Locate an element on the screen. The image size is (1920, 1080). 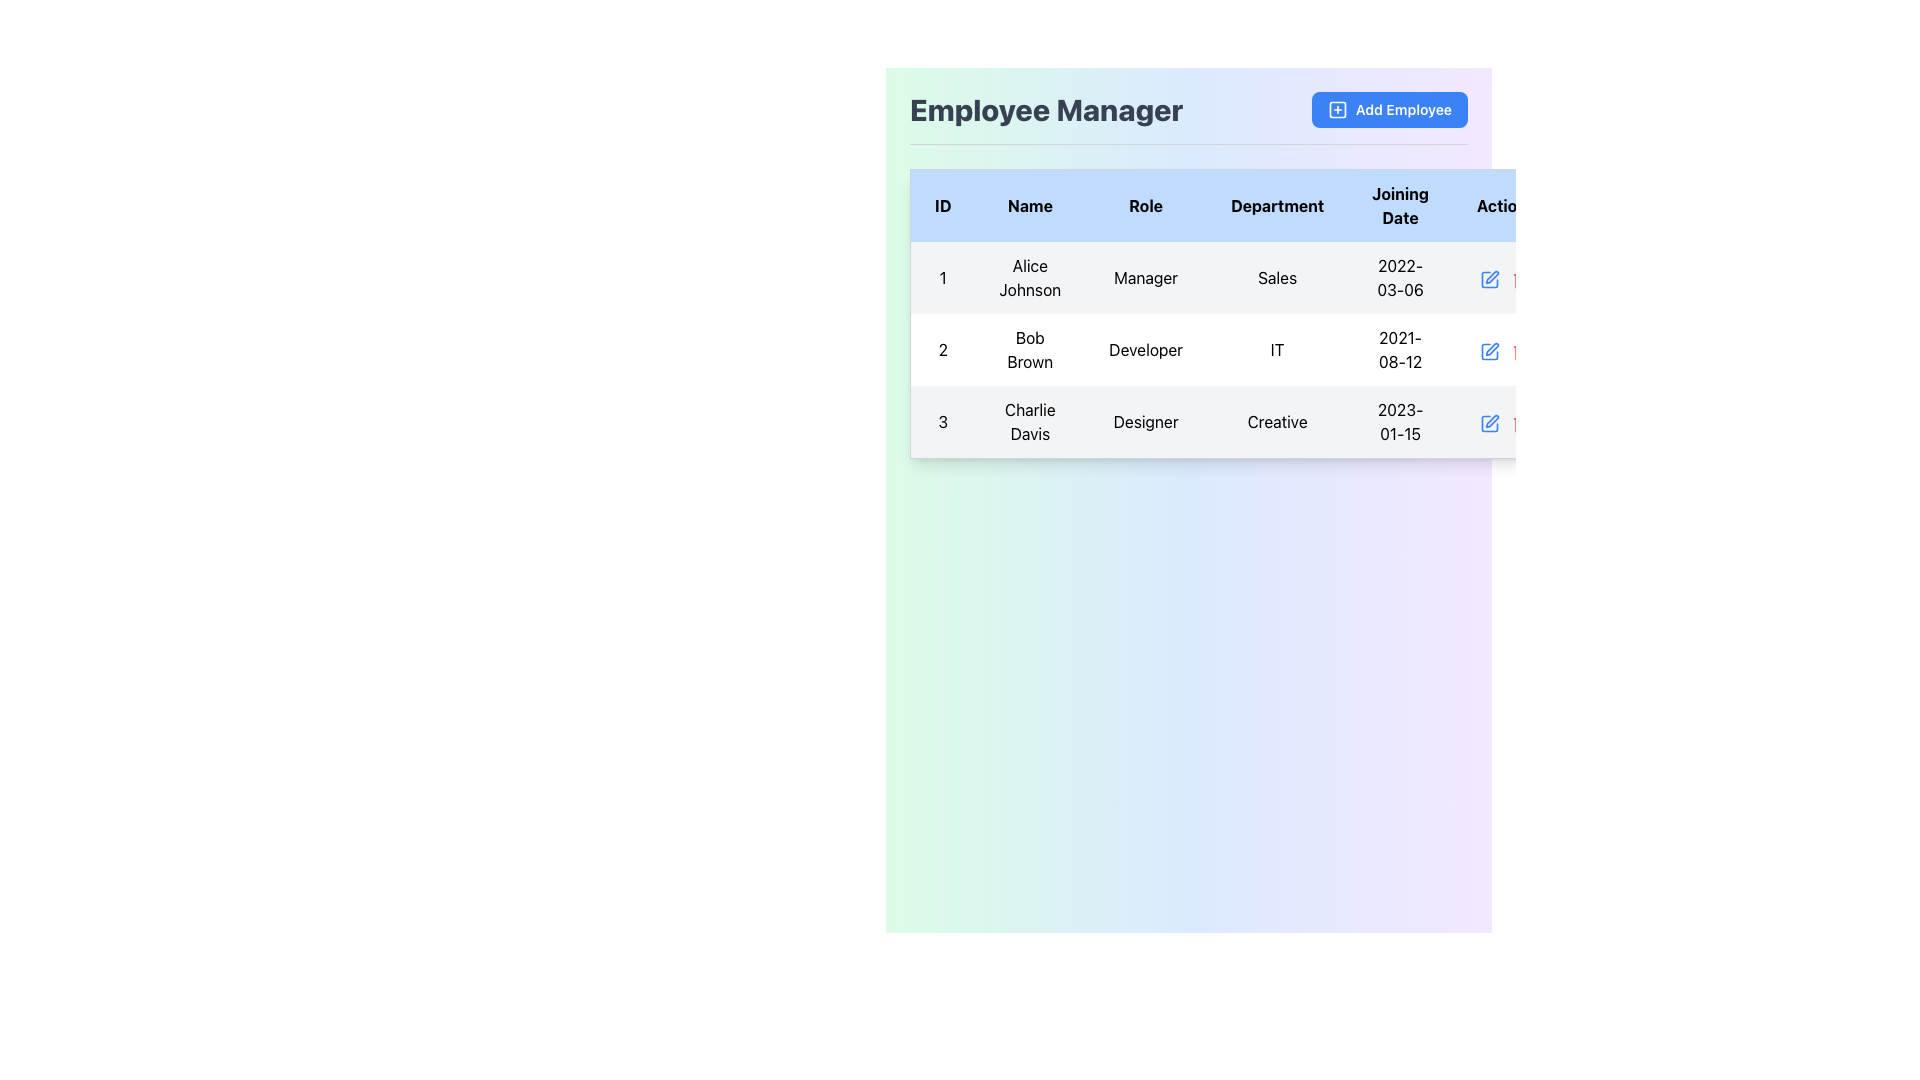
the table row displaying information about the employee Bob Brown, which includes their role, department, and joining date, located in the second row of the table is located at coordinates (1234, 349).